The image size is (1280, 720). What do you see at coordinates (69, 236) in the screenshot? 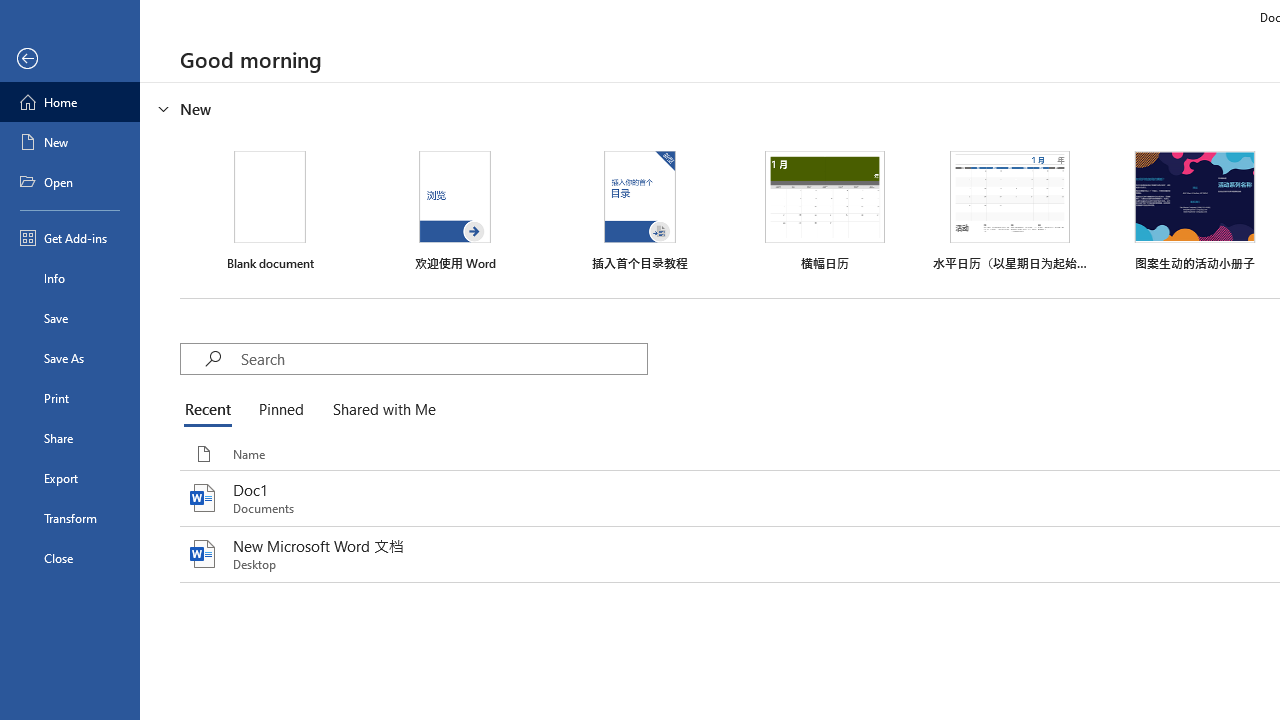
I see `'Get Add-ins'` at bounding box center [69, 236].